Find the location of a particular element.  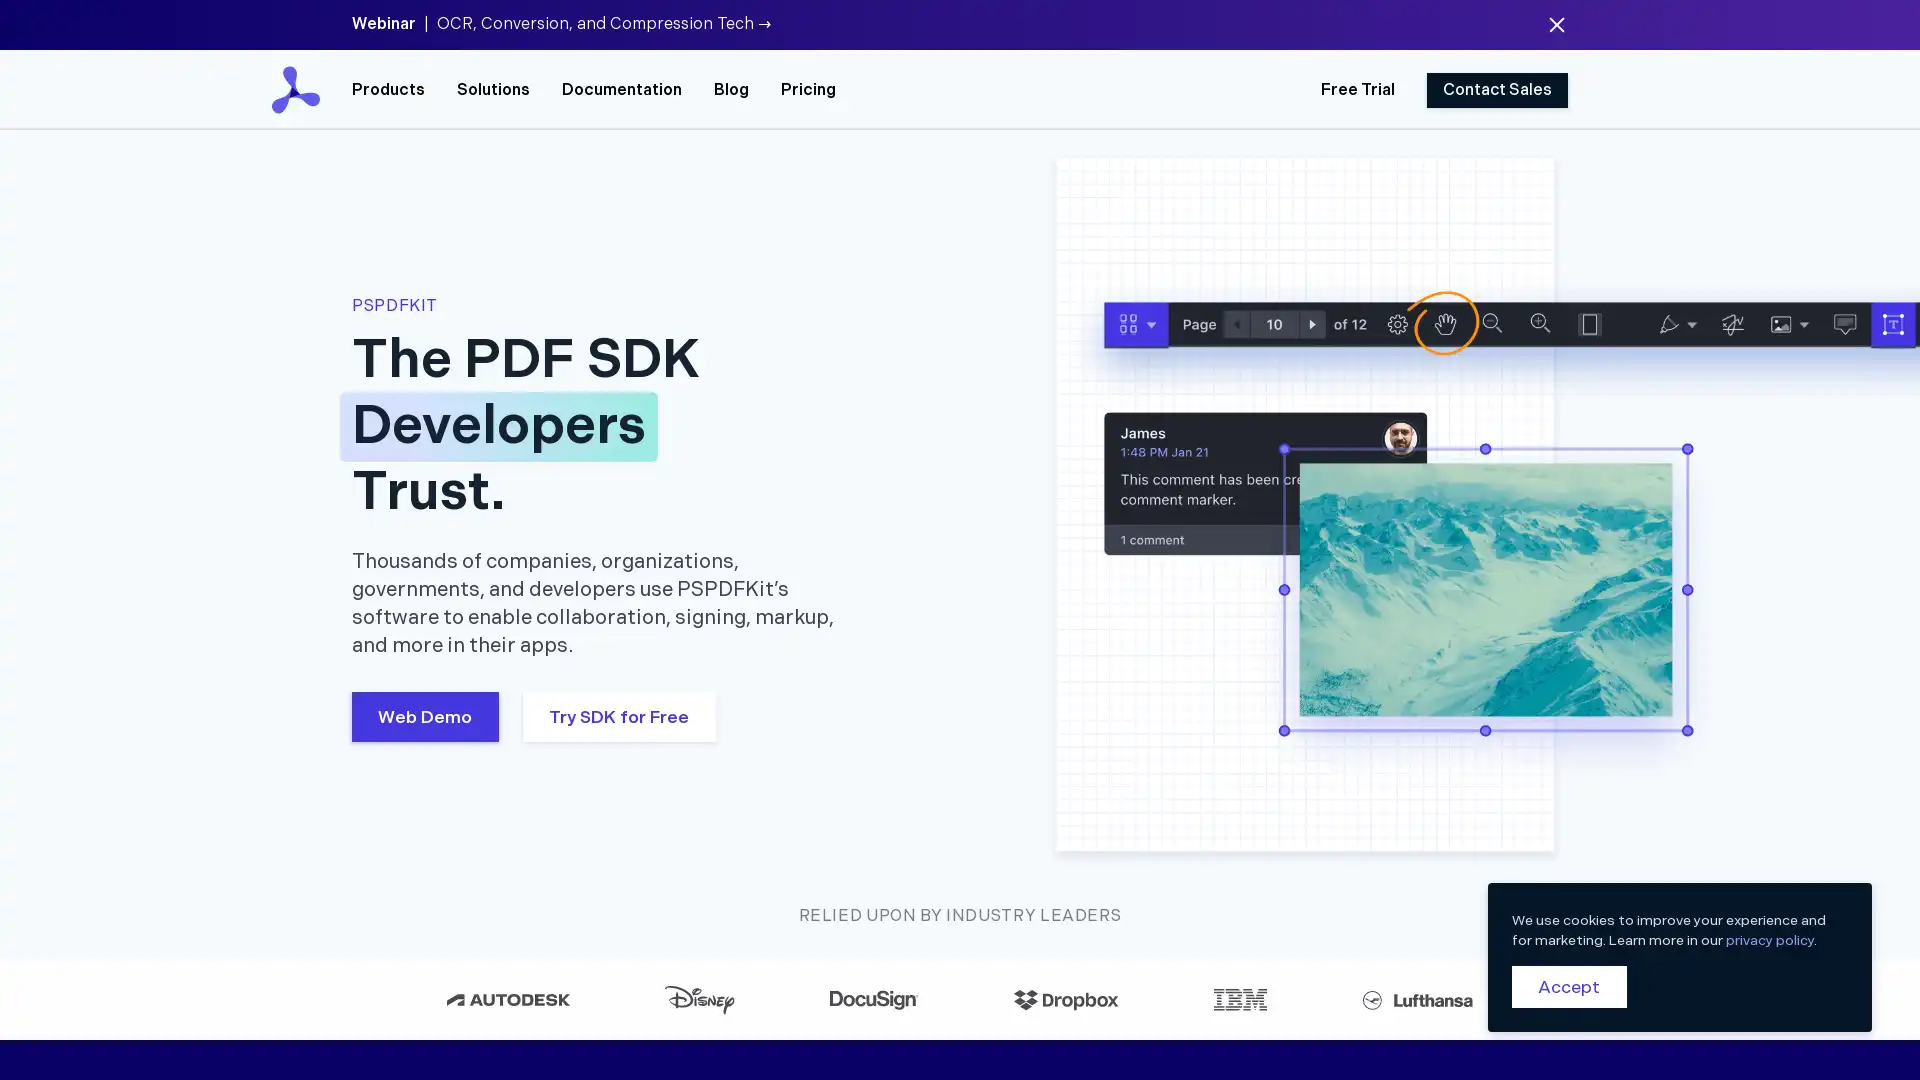

Close is located at coordinates (1550, 96).